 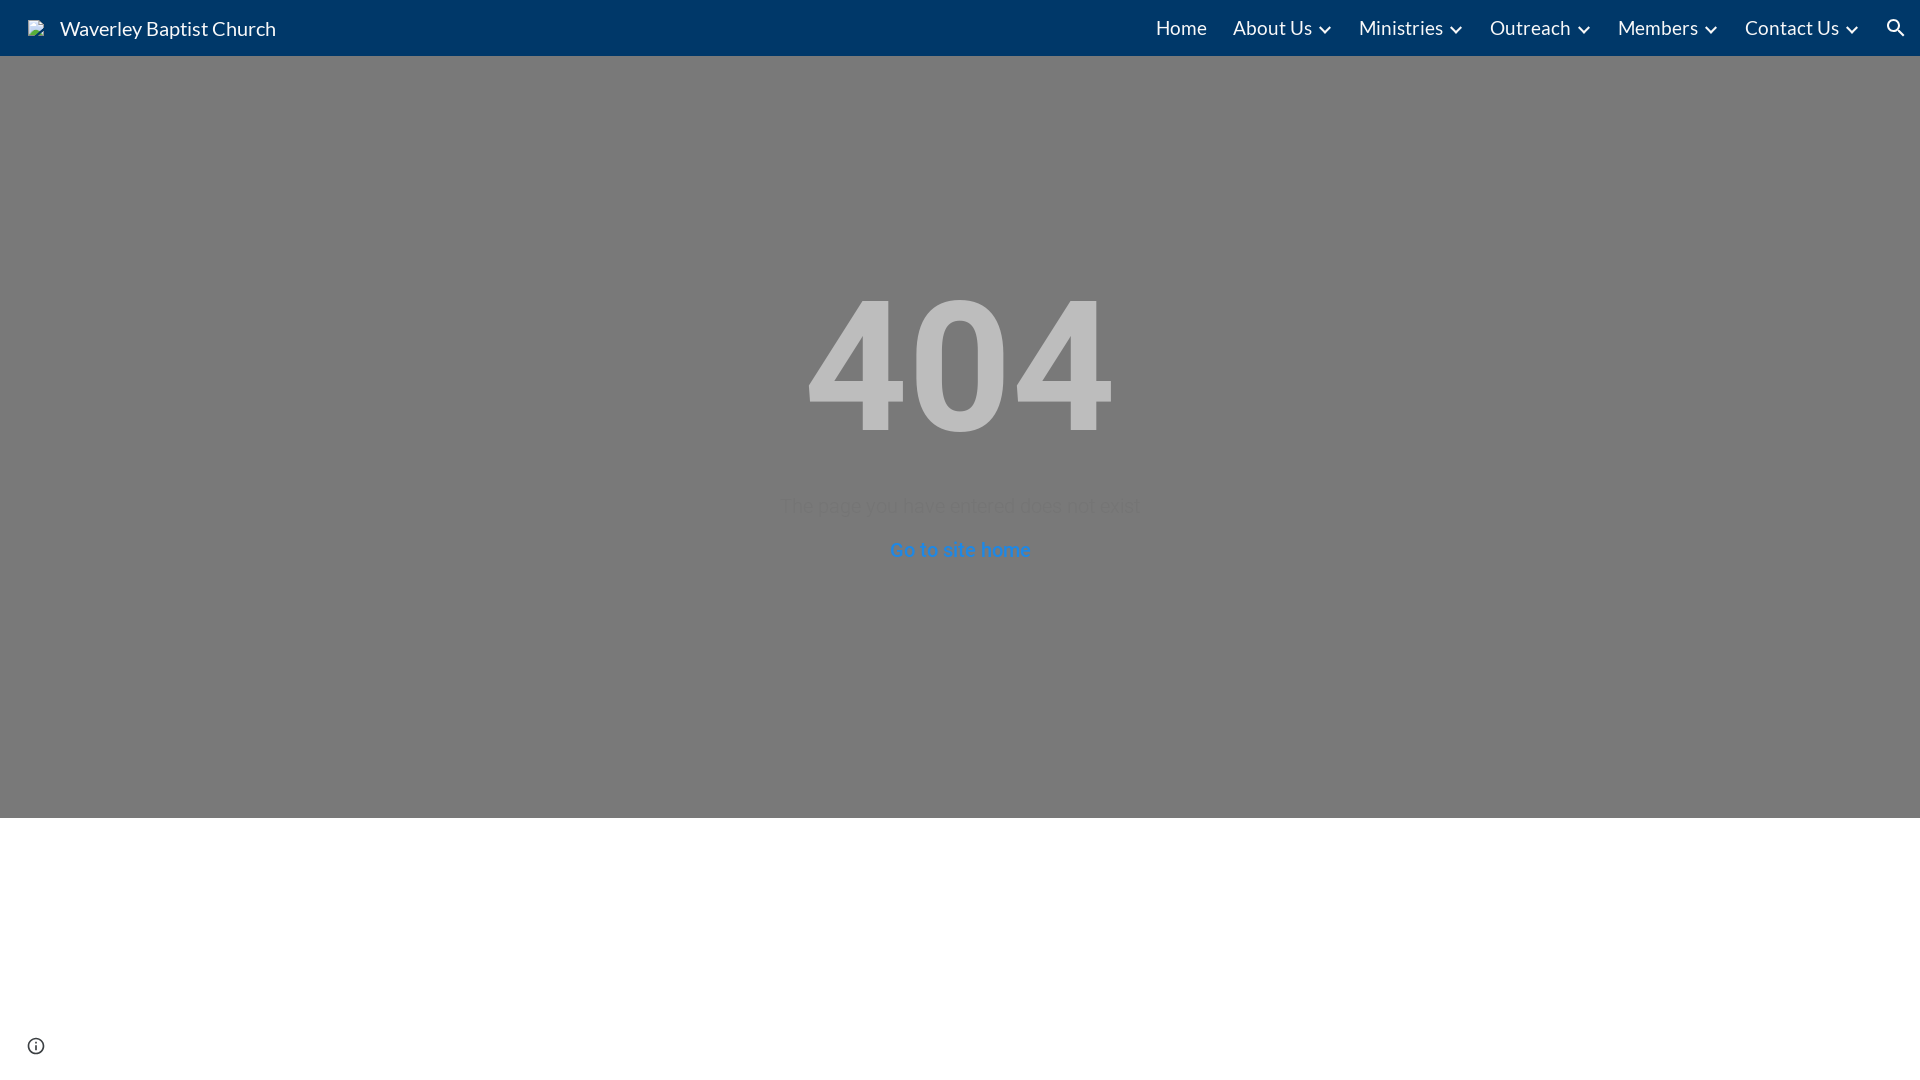 What do you see at coordinates (1744, 27) in the screenshot?
I see `'Contact Us'` at bounding box center [1744, 27].